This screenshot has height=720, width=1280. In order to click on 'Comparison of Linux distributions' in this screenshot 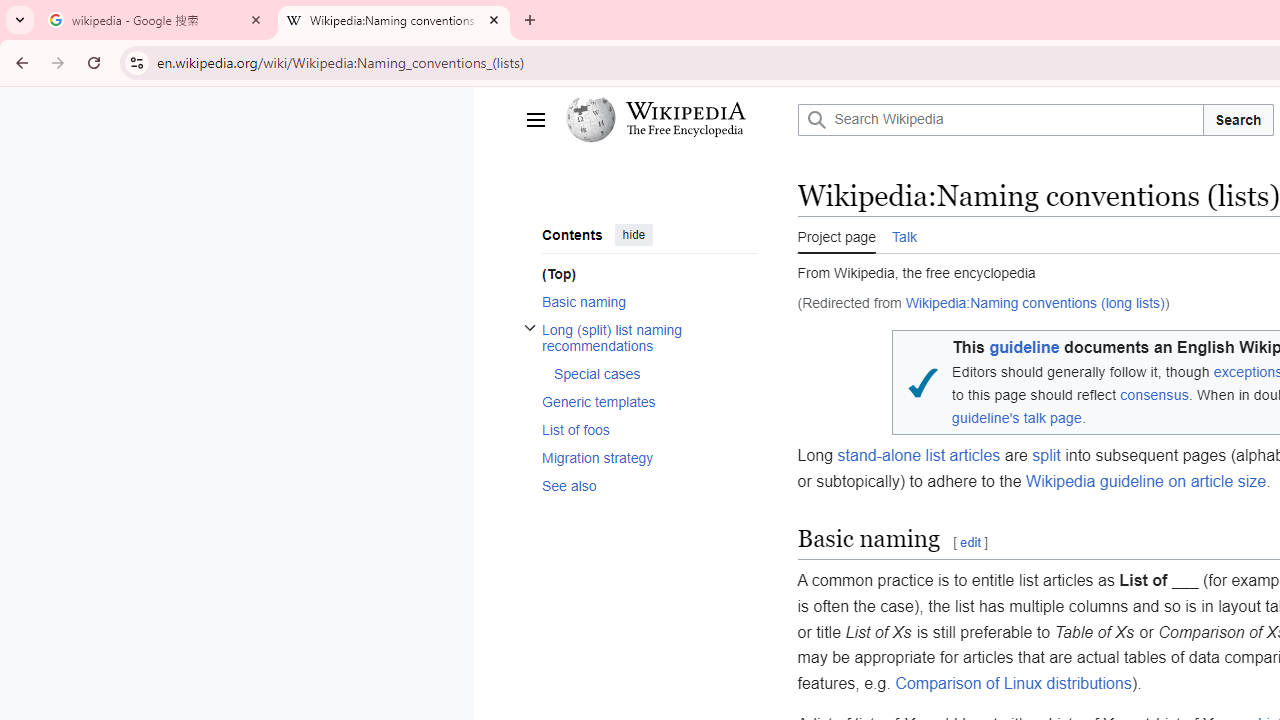, I will do `click(1013, 681)`.